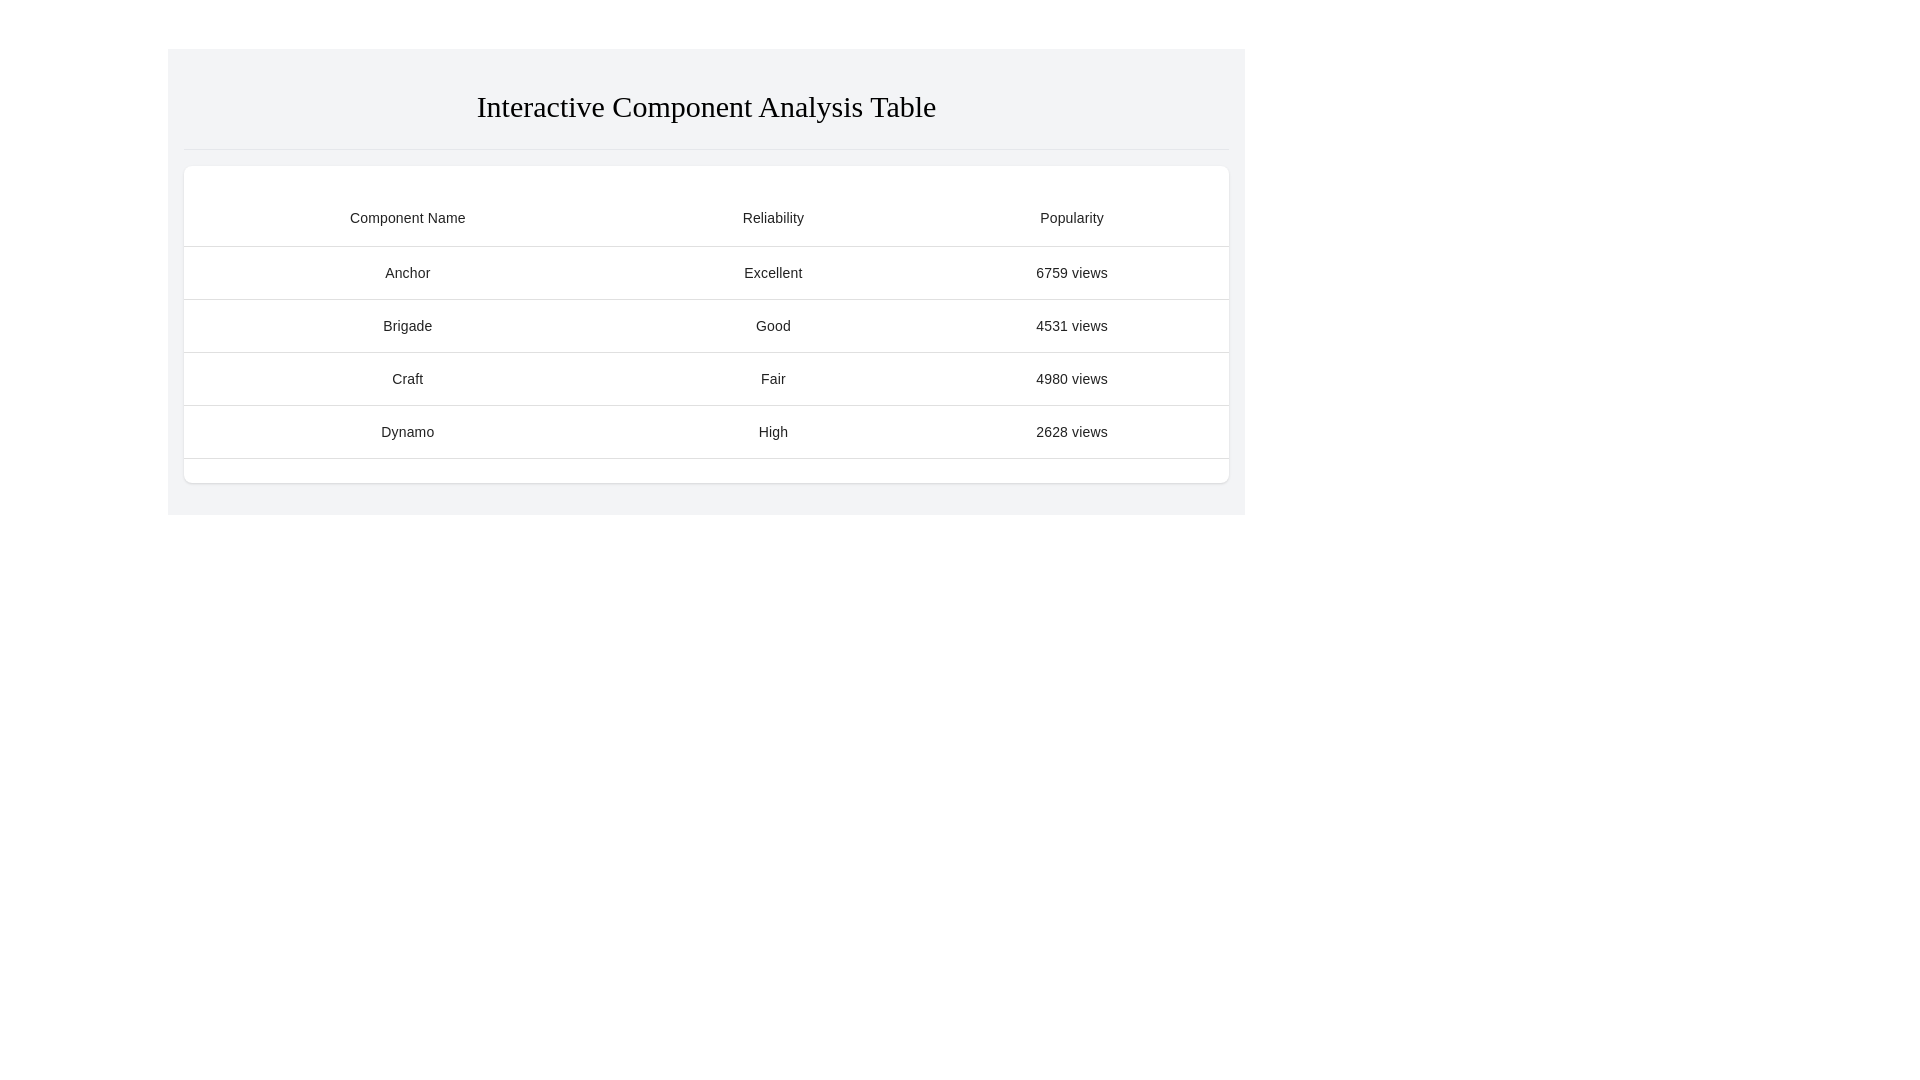  Describe the element at coordinates (772, 325) in the screenshot. I see `the second cell in the second row of the table displaying 'Good' for the reliability of 'Brigade'` at that location.